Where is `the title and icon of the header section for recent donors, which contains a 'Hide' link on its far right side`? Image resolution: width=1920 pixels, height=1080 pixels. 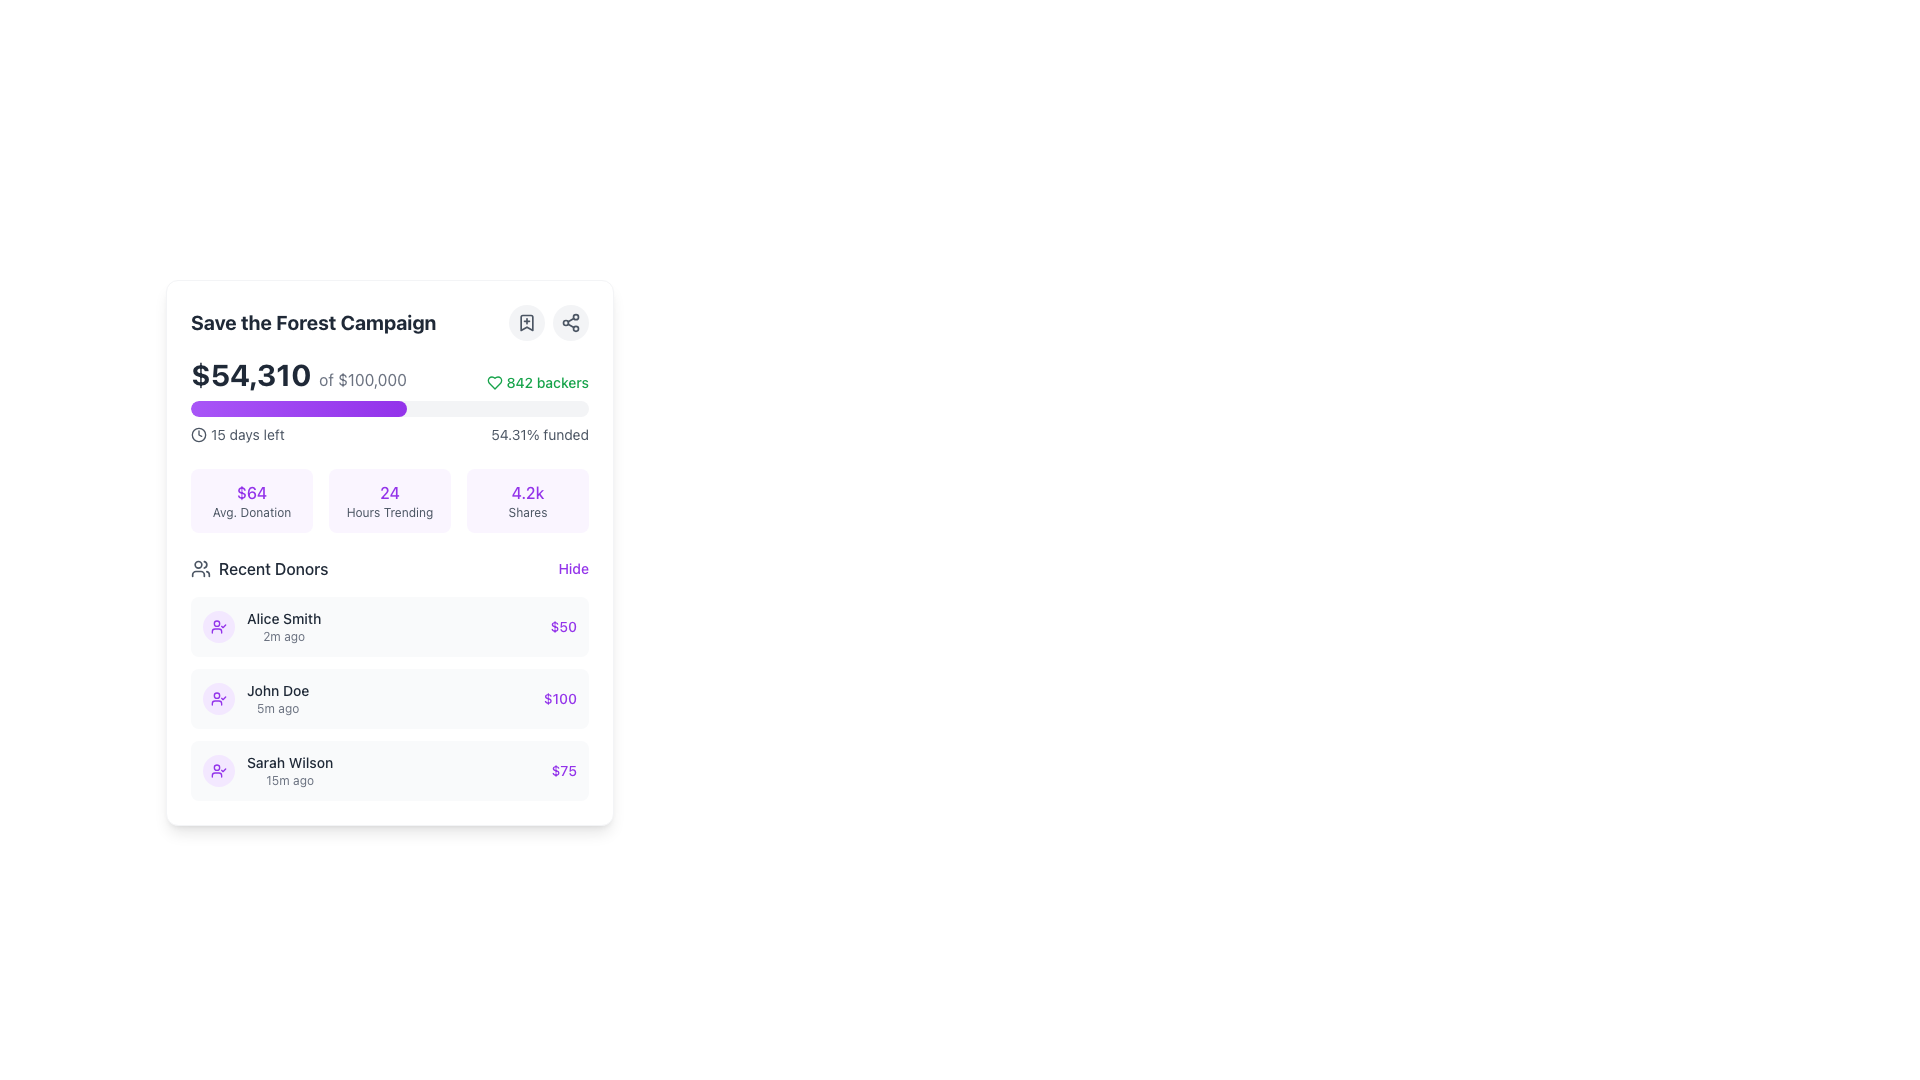 the title and icon of the header section for recent donors, which contains a 'Hide' link on its far right side is located at coordinates (389, 569).